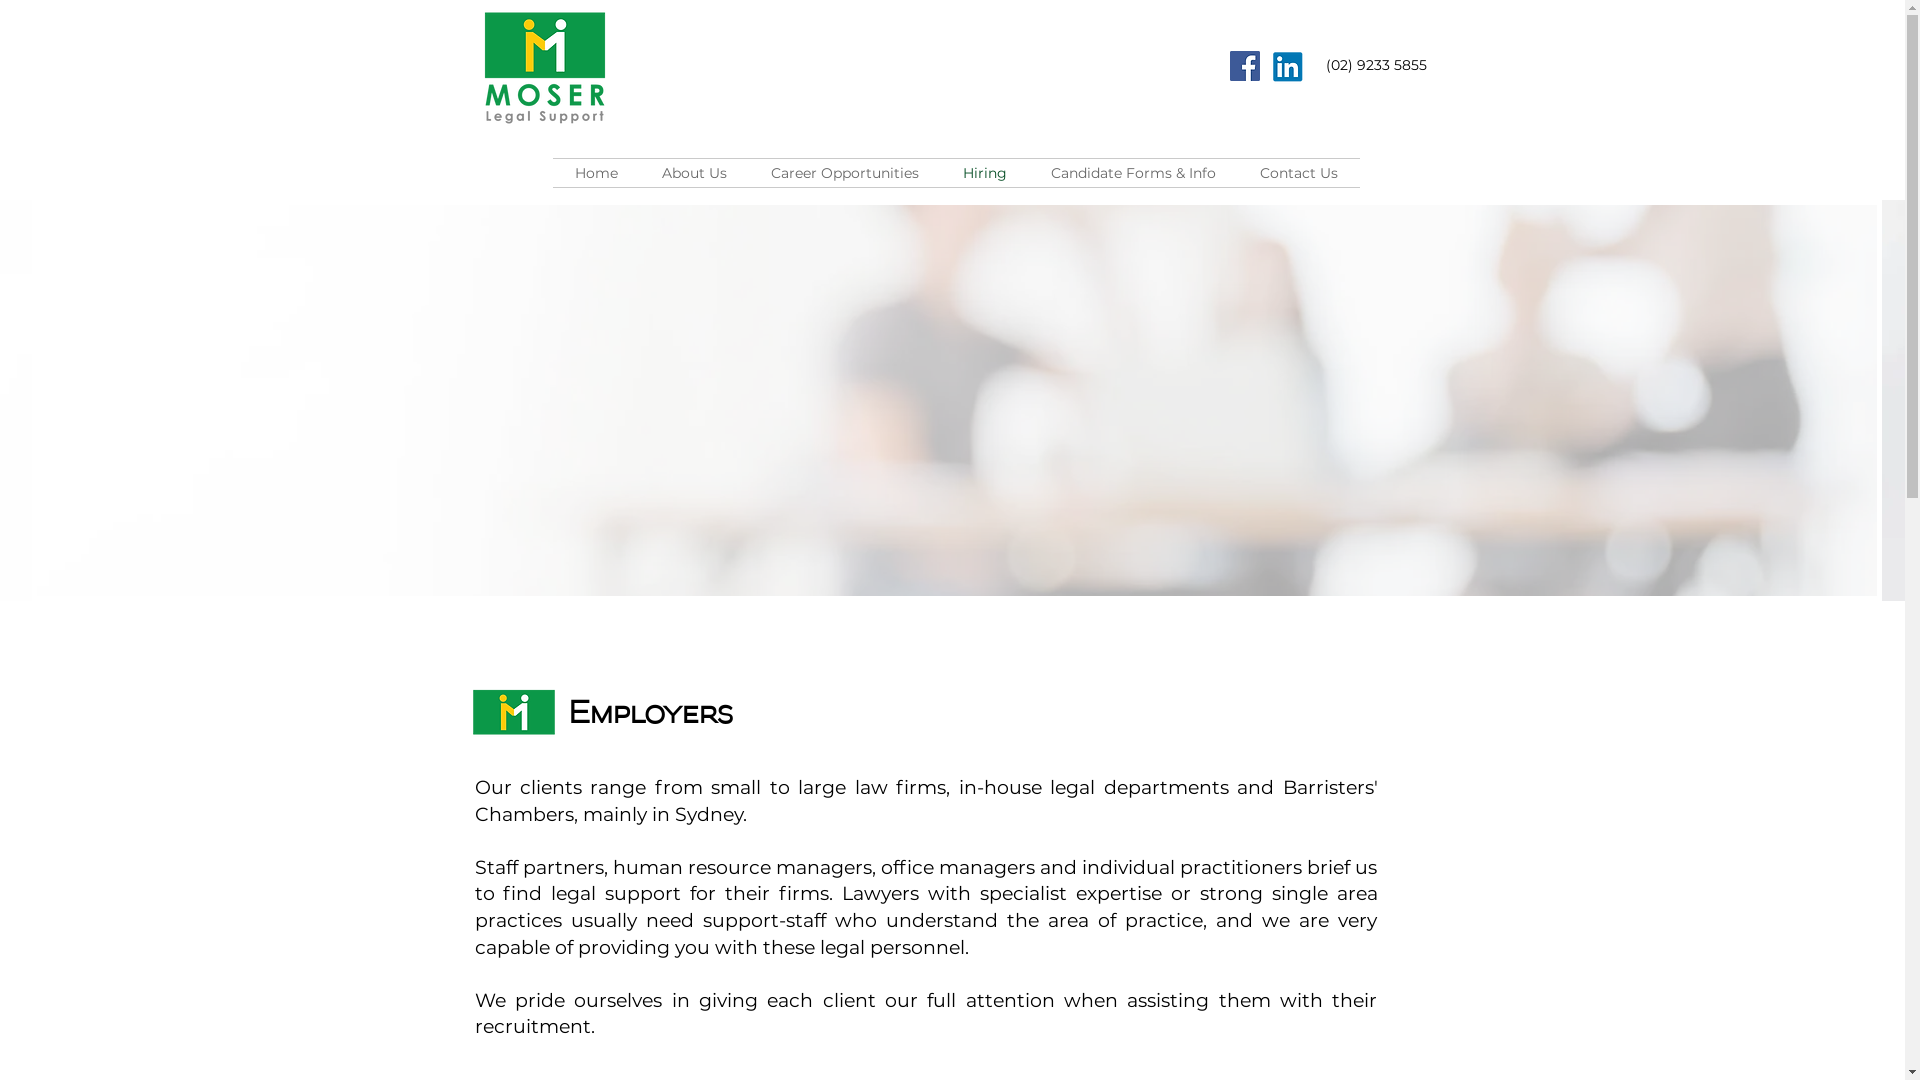  Describe the element at coordinates (983, 172) in the screenshot. I see `'Hiring'` at that location.